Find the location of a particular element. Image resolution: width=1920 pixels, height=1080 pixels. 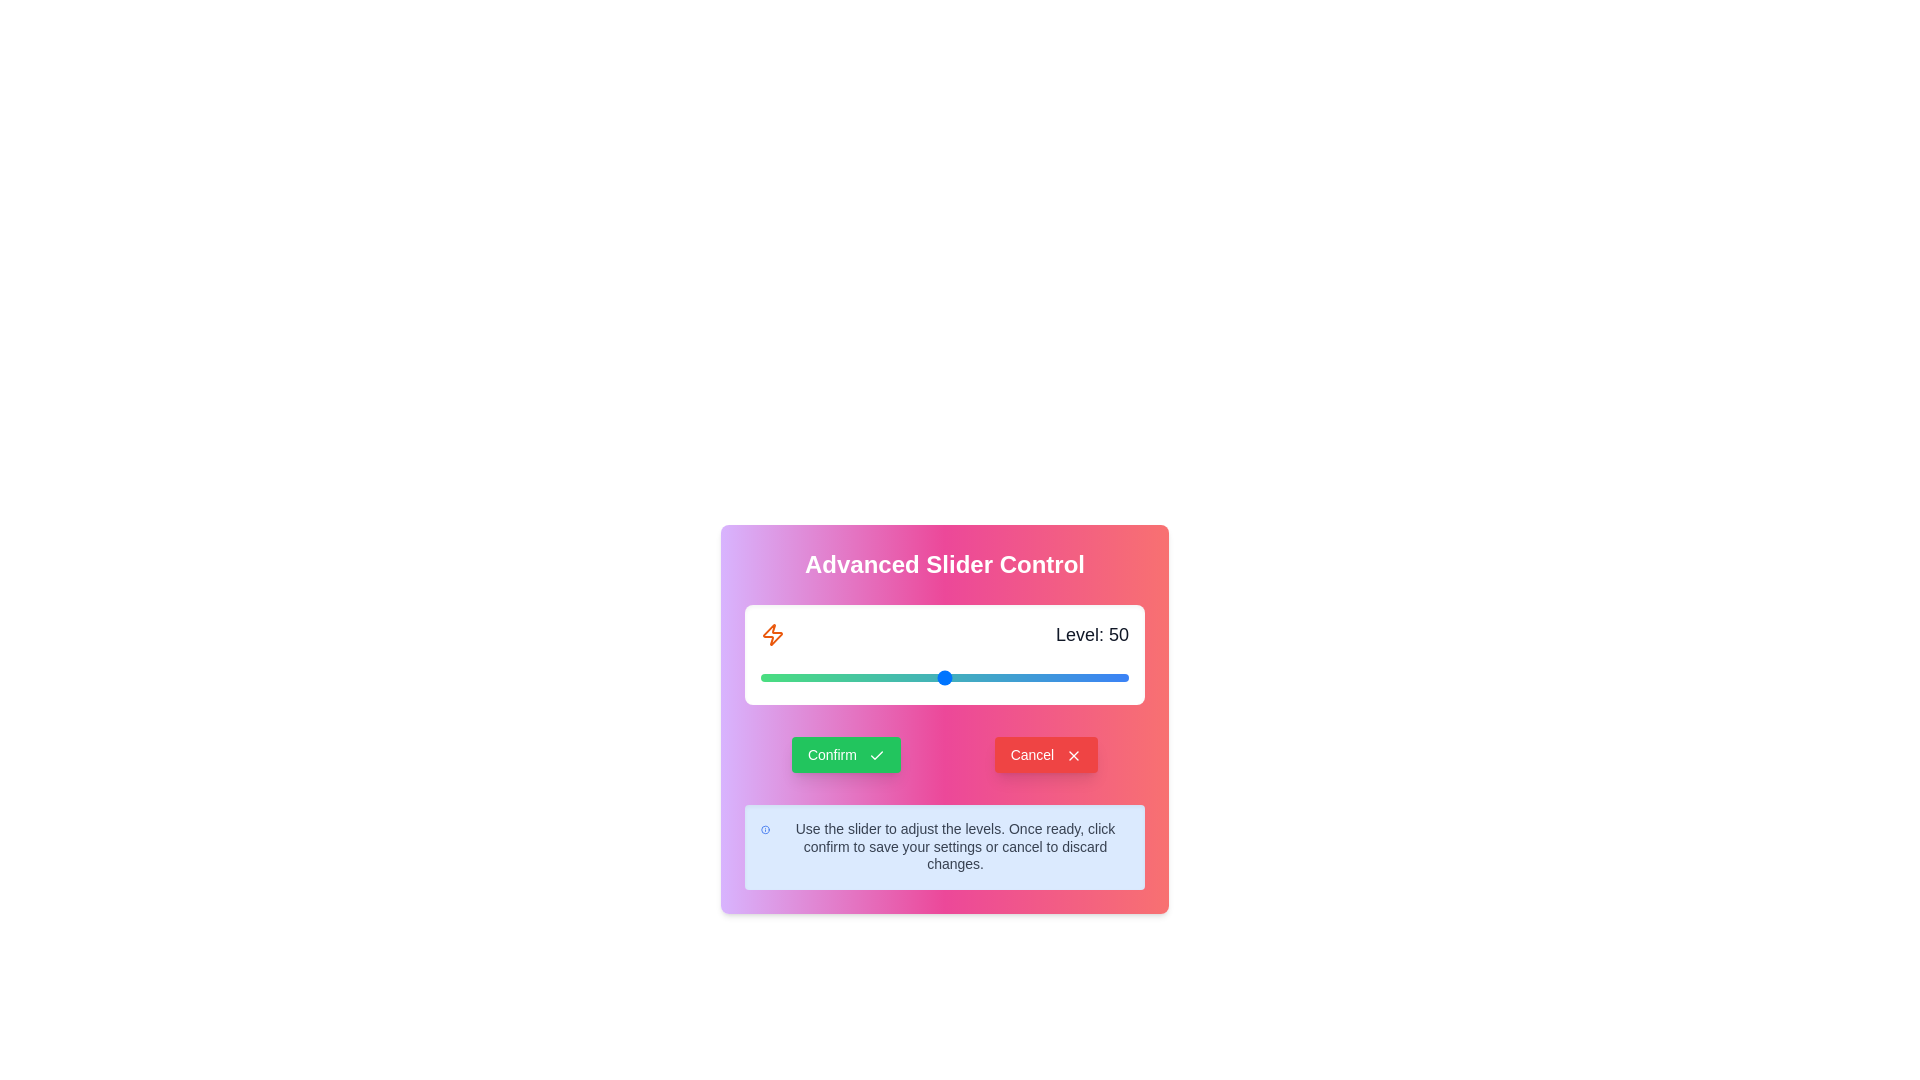

the informational text below the slider to read it is located at coordinates (944, 847).